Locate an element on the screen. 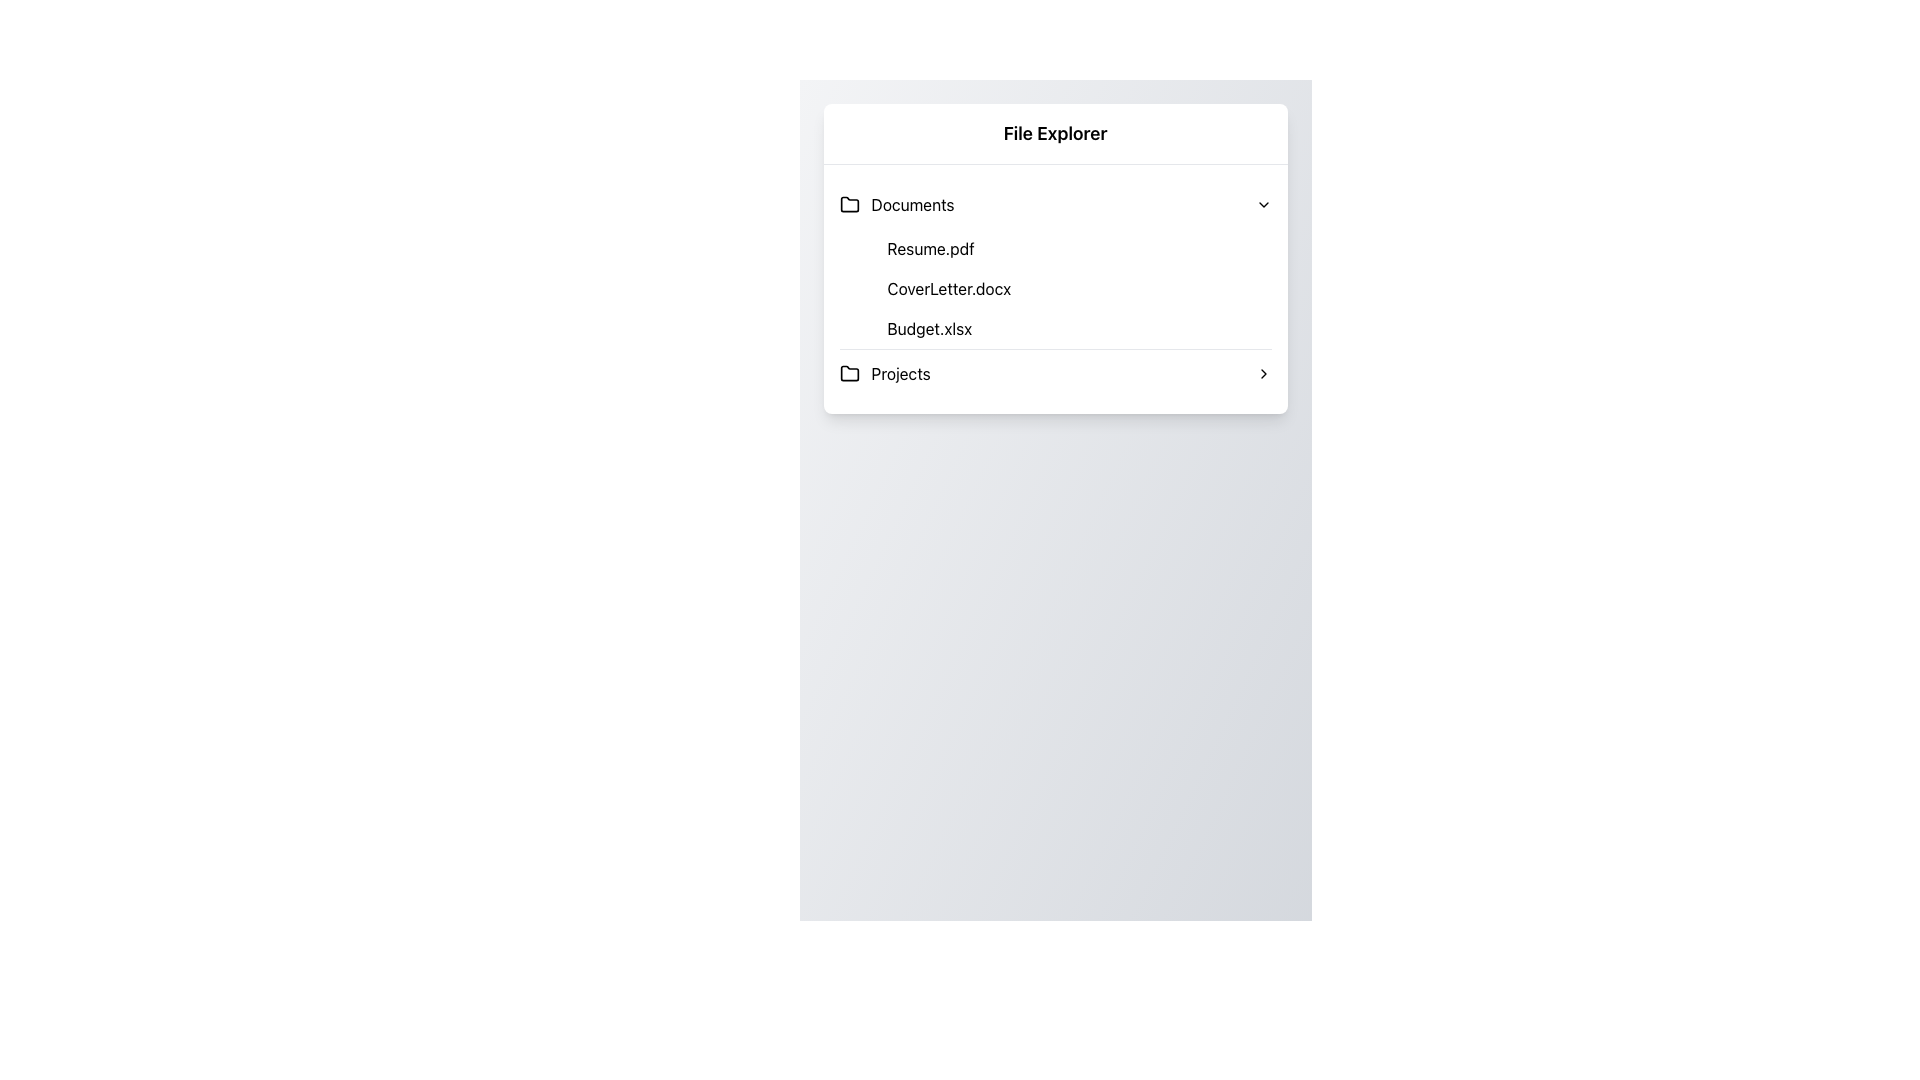 The image size is (1920, 1080). the 'Documents' button in the File Explorer interface is located at coordinates (896, 204).